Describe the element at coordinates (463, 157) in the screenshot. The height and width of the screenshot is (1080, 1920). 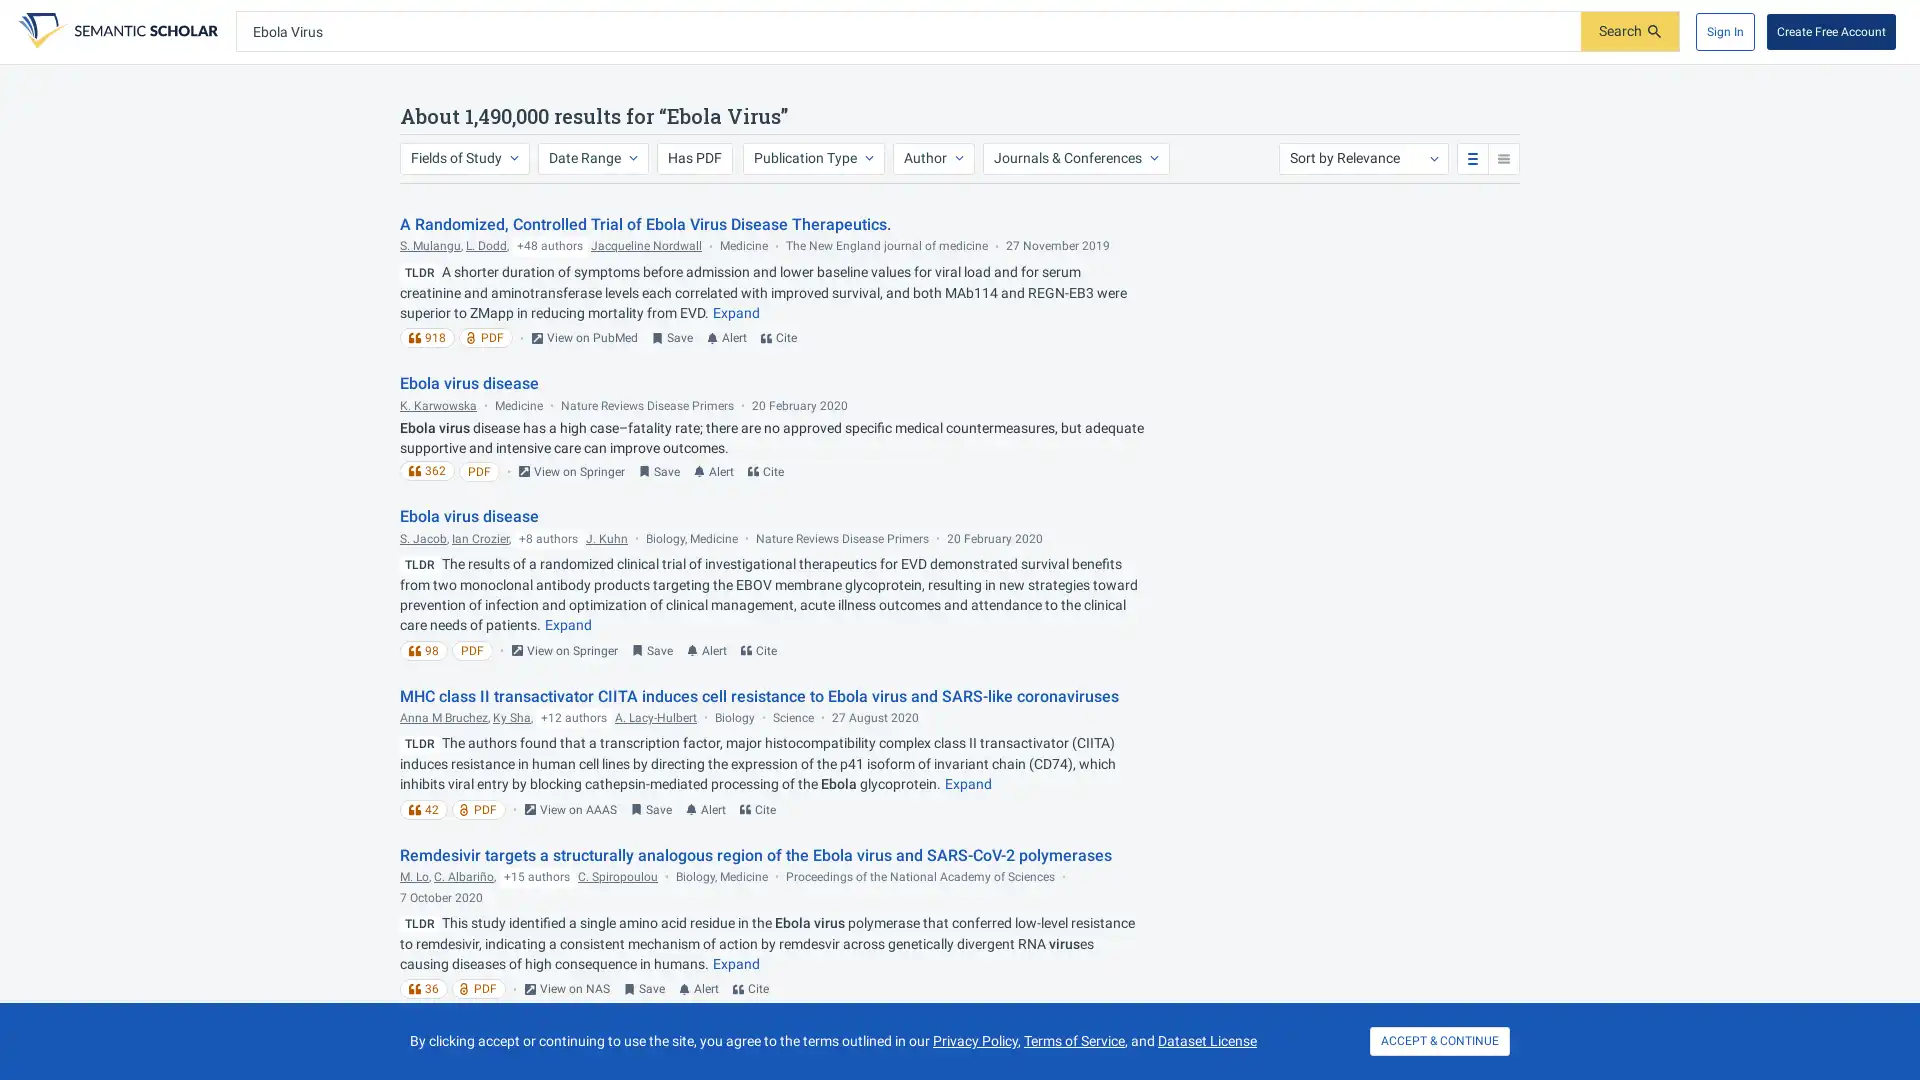
I see `Fields of Study` at that location.